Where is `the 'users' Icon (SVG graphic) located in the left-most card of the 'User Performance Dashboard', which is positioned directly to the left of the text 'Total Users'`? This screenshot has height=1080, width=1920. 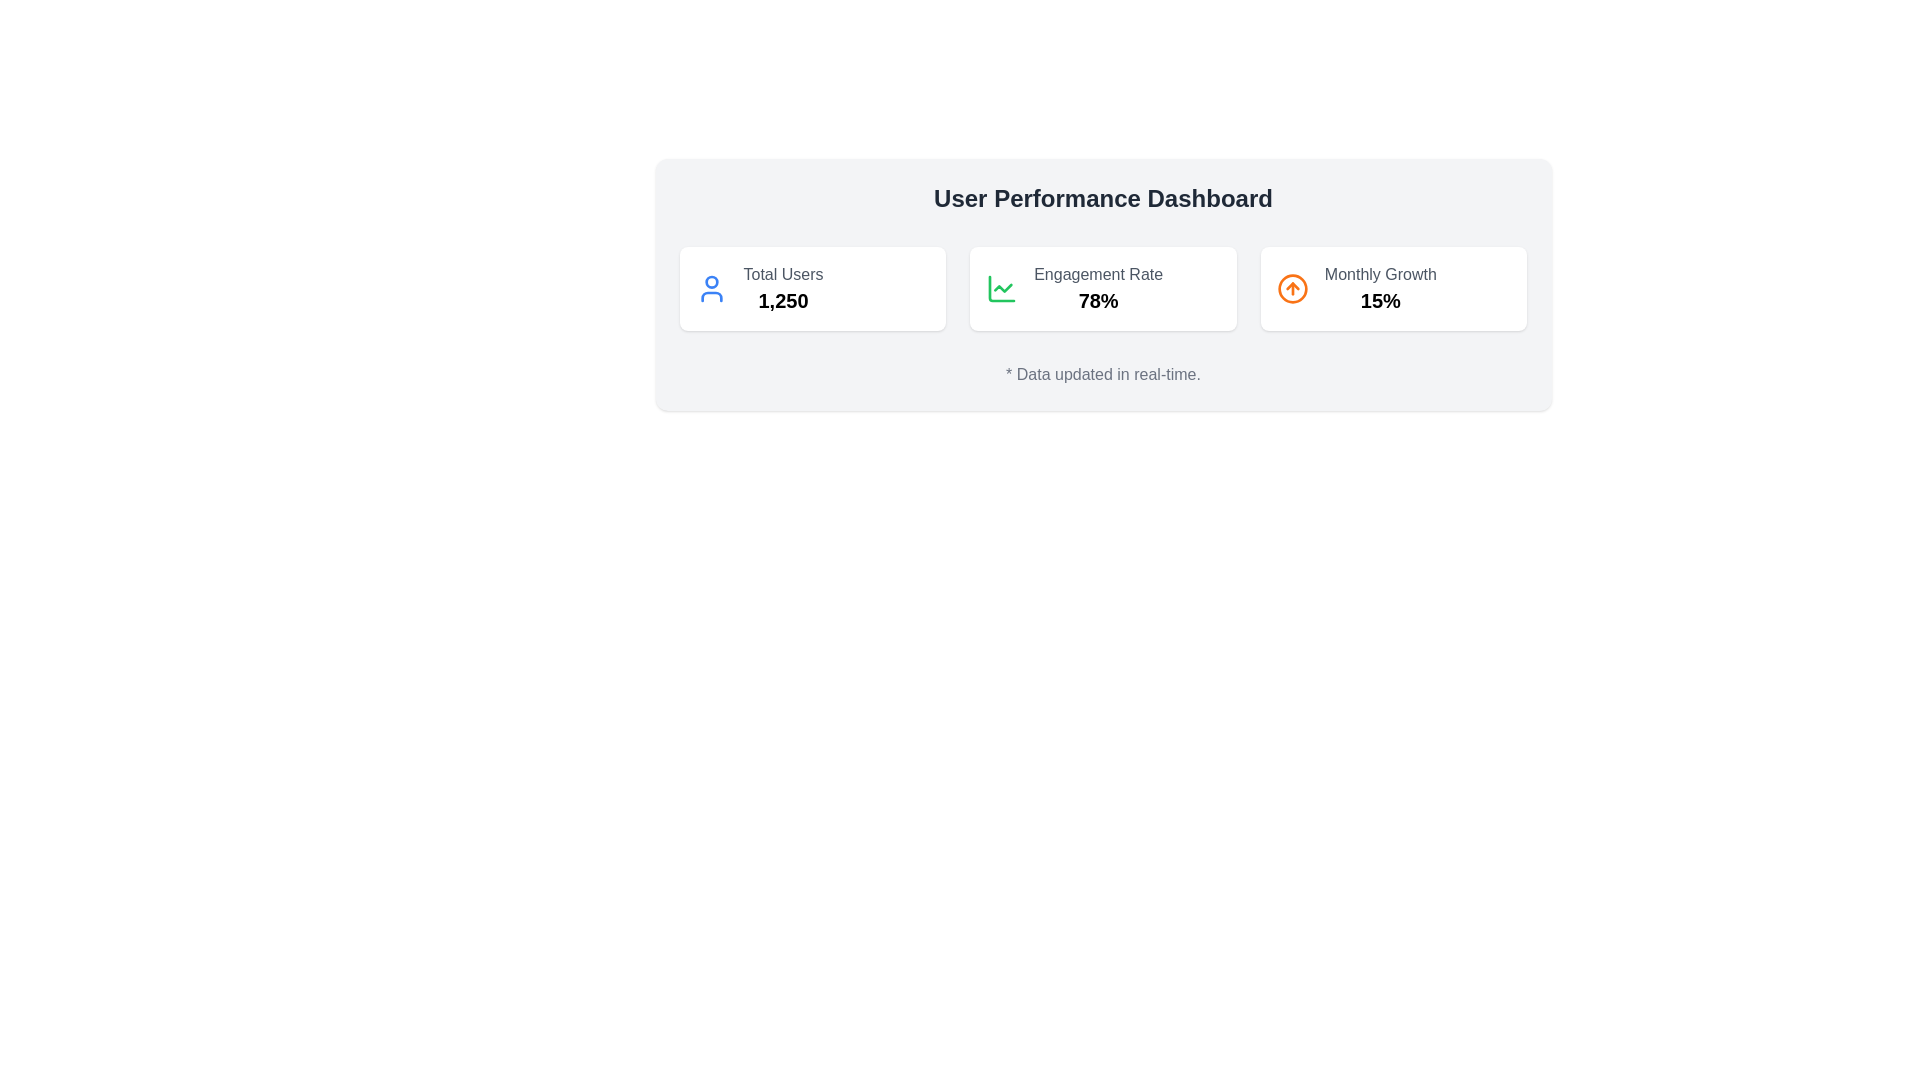
the 'users' Icon (SVG graphic) located in the left-most card of the 'User Performance Dashboard', which is positioned directly to the left of the text 'Total Users' is located at coordinates (711, 289).